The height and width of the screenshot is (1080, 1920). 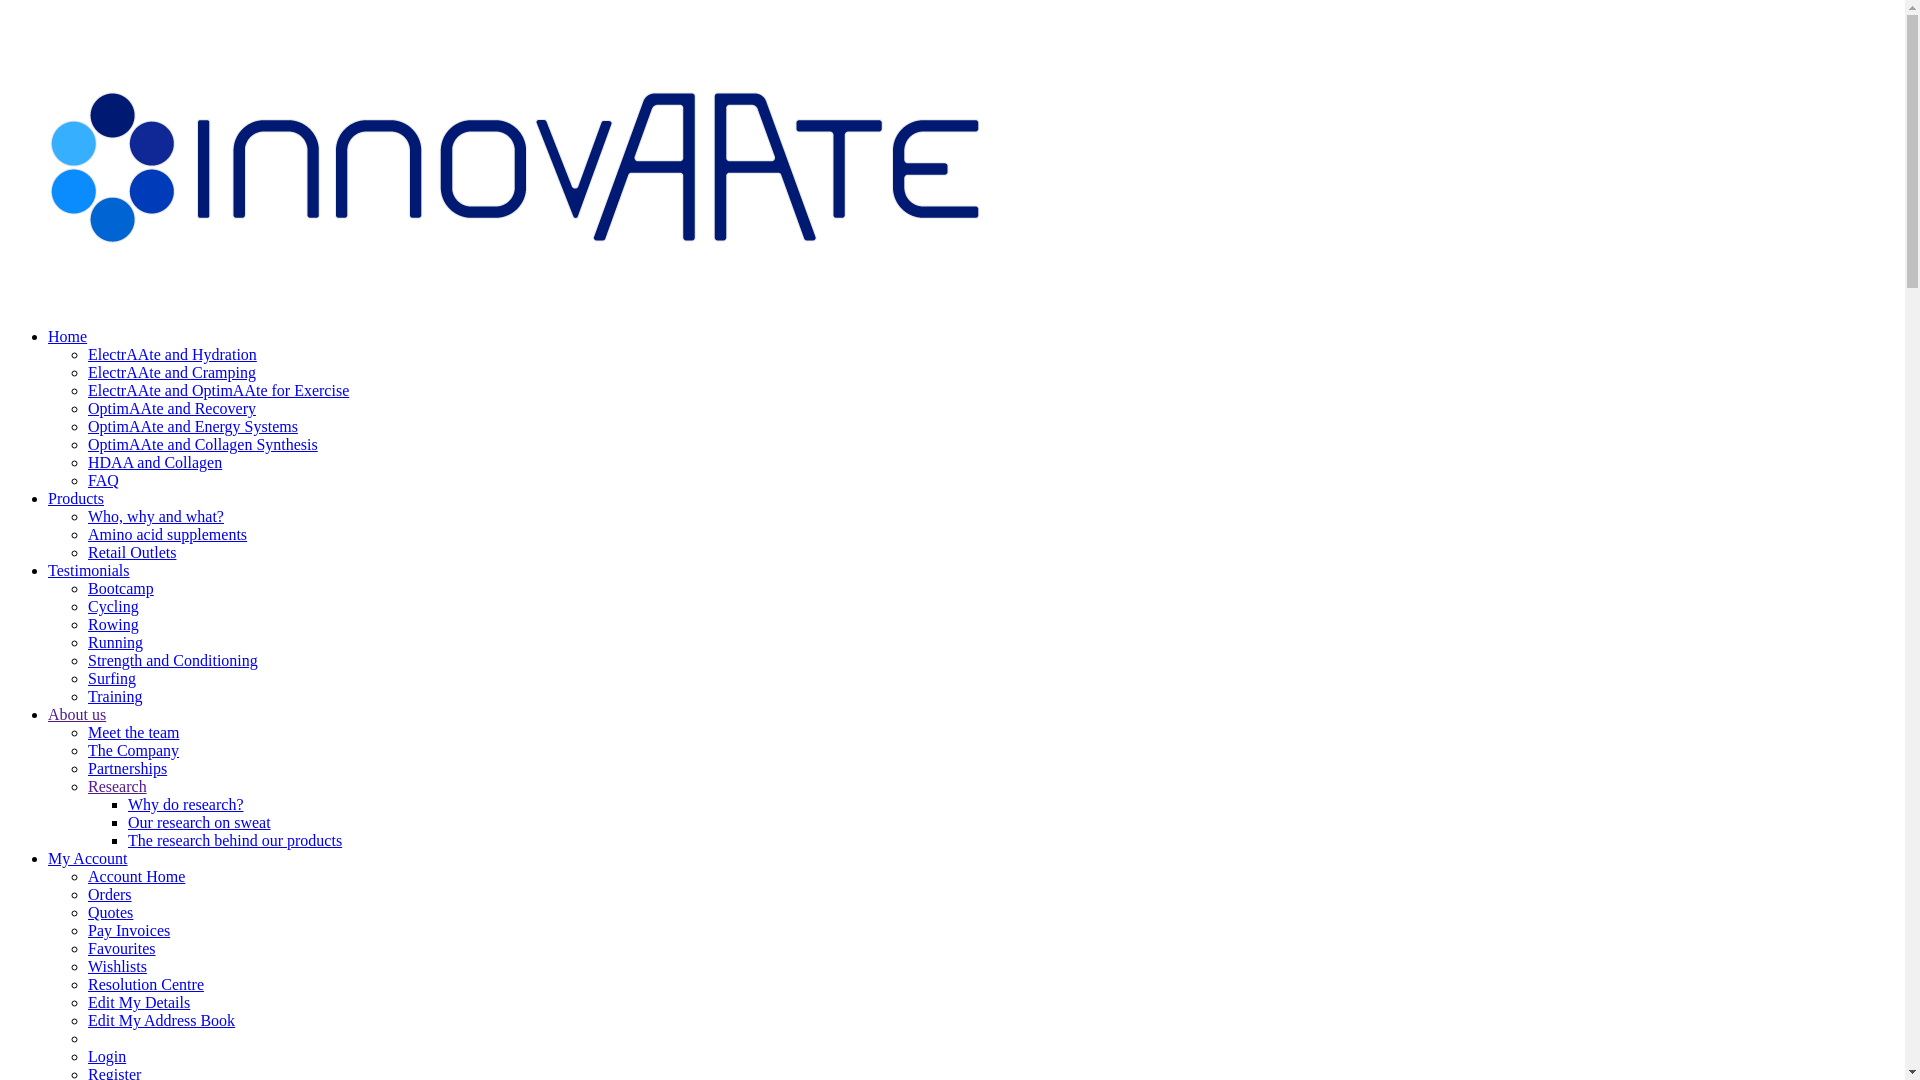 I want to click on 'Surfing', so click(x=86, y=677).